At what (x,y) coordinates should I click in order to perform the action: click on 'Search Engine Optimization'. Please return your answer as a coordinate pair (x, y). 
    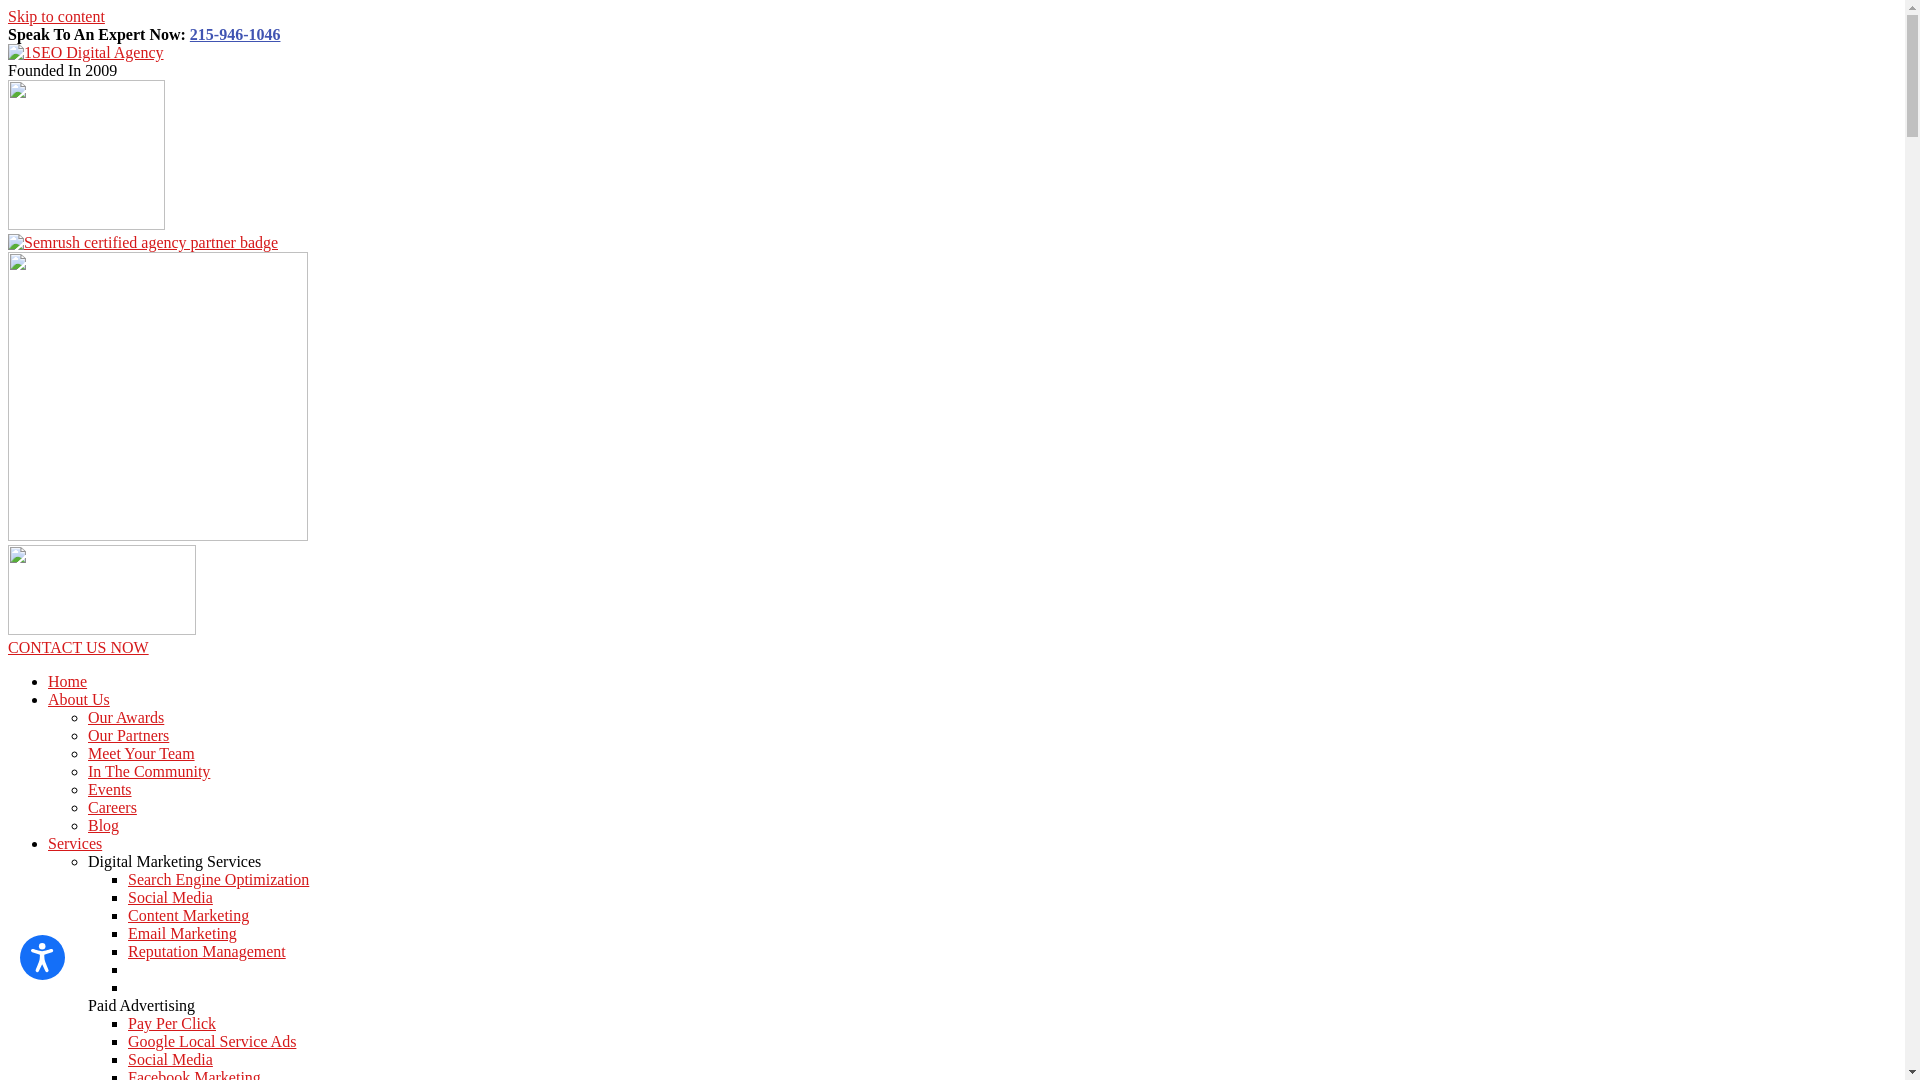
    Looking at the image, I should click on (218, 878).